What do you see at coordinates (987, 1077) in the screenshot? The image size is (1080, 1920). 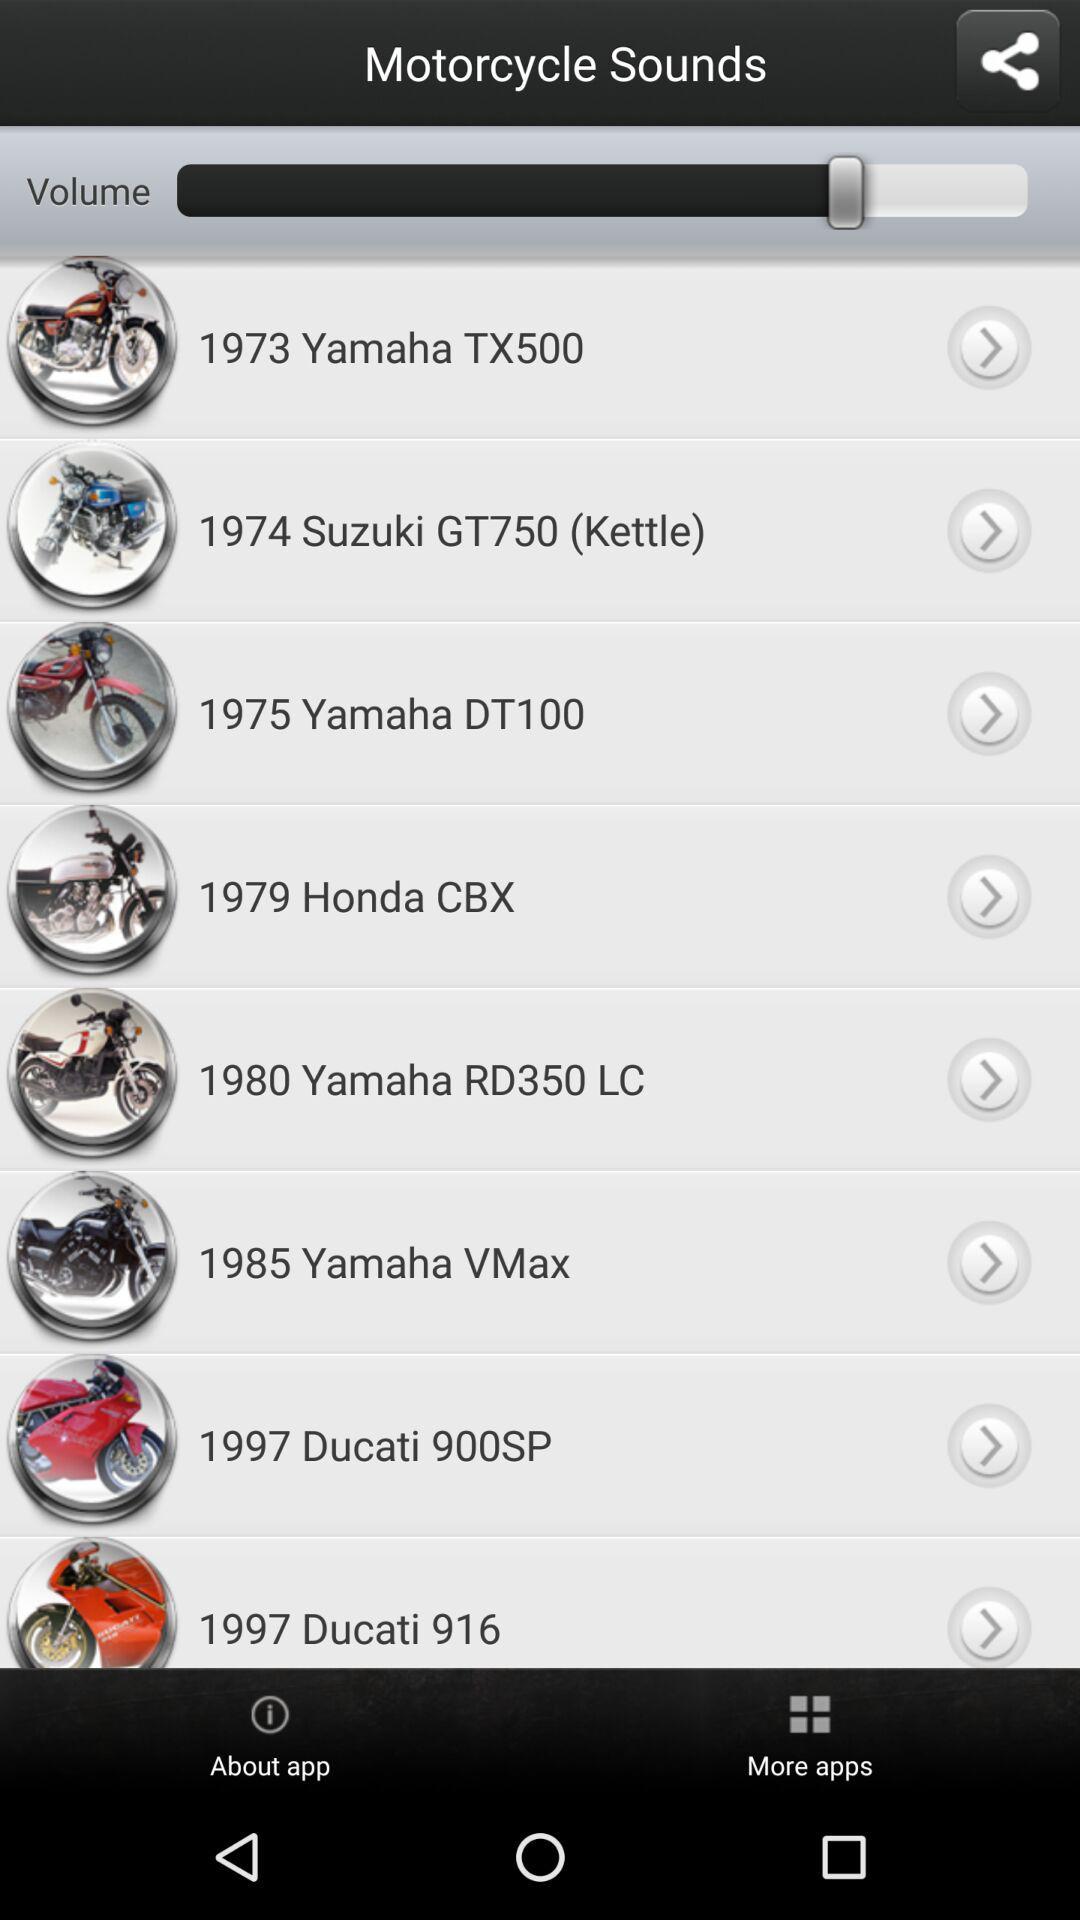 I see `go and search` at bounding box center [987, 1077].